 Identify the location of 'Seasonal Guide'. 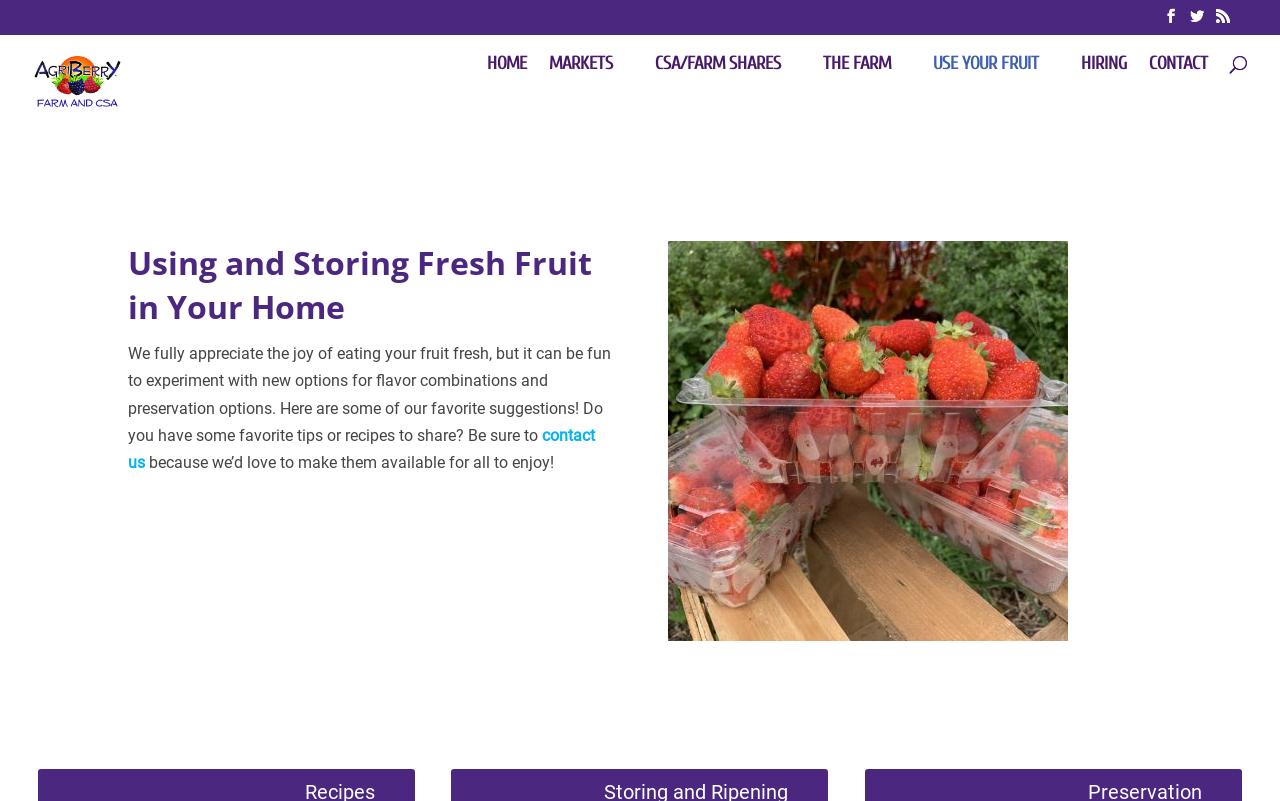
(644, 287).